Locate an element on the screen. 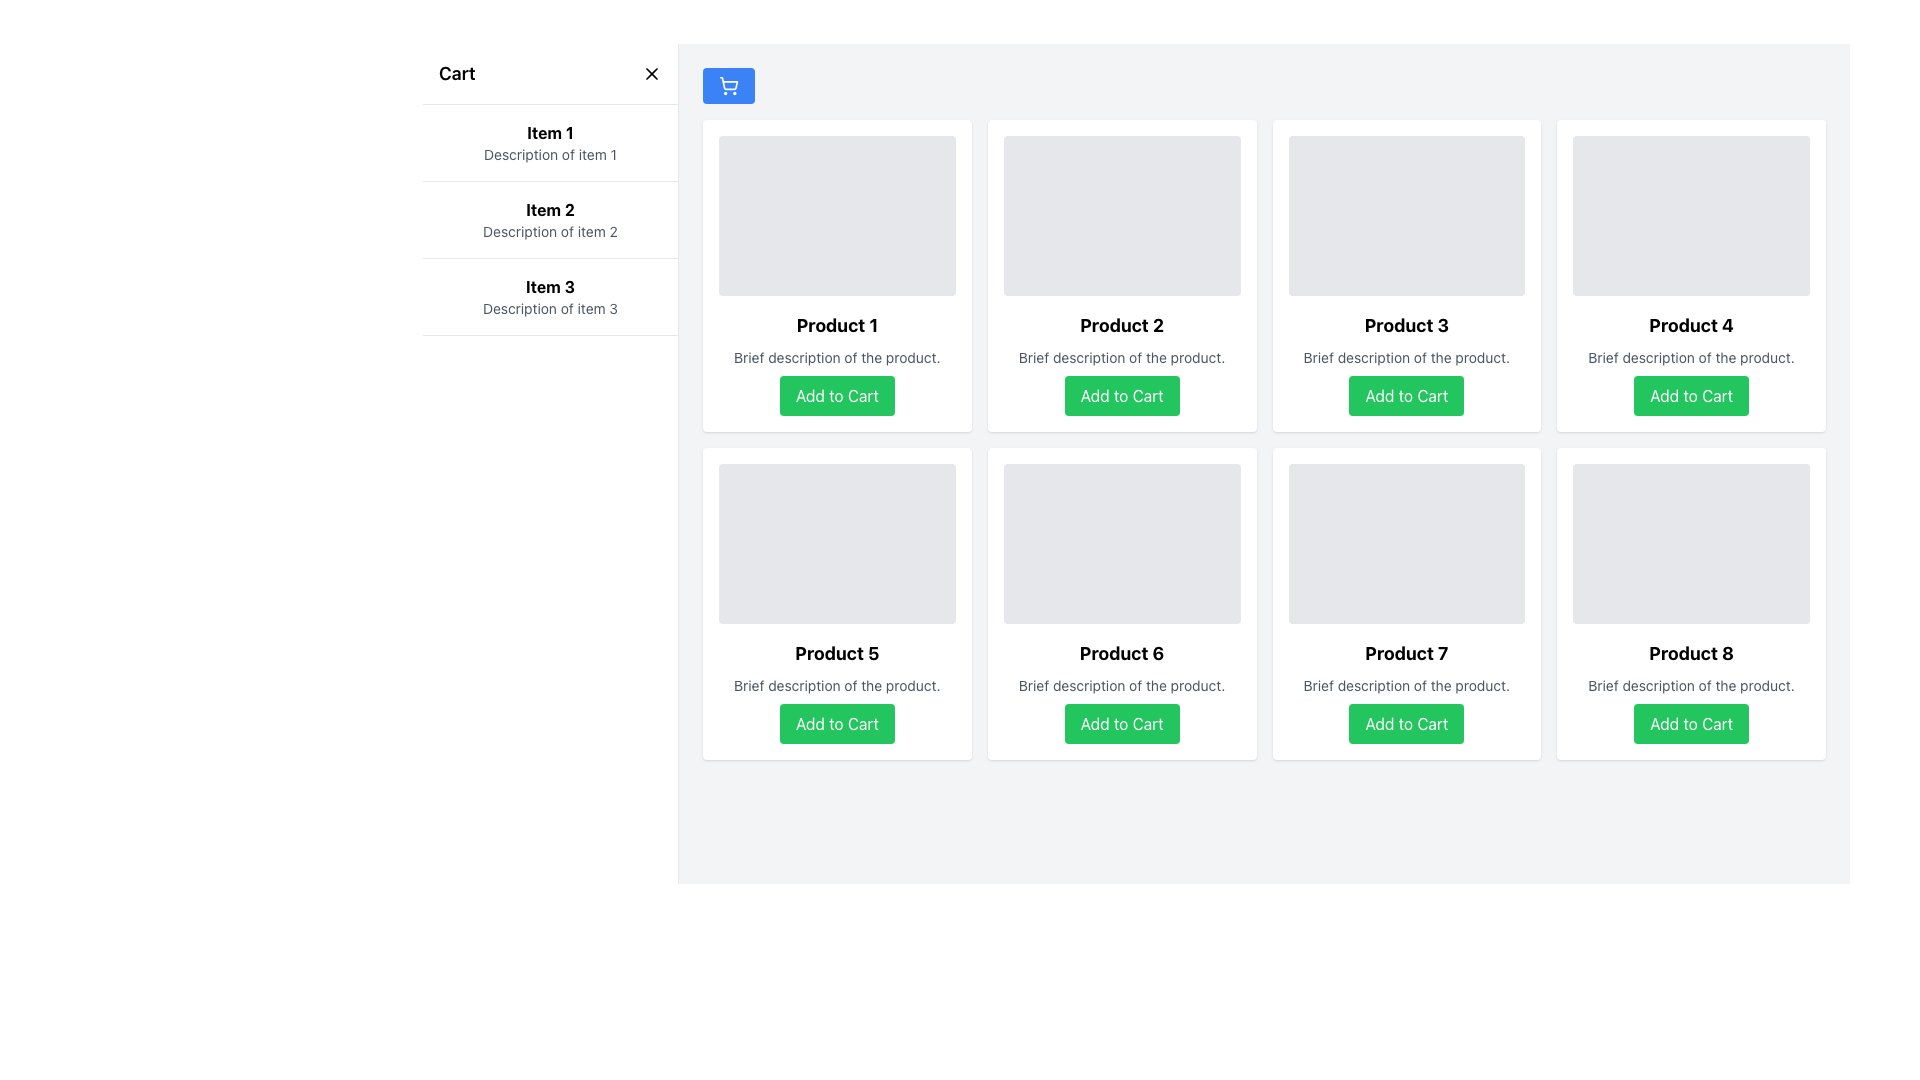 This screenshot has height=1080, width=1920. the rectangular button with a blue background and a white shopping cart icon located in the top-right area of the interface is located at coordinates (728, 84).